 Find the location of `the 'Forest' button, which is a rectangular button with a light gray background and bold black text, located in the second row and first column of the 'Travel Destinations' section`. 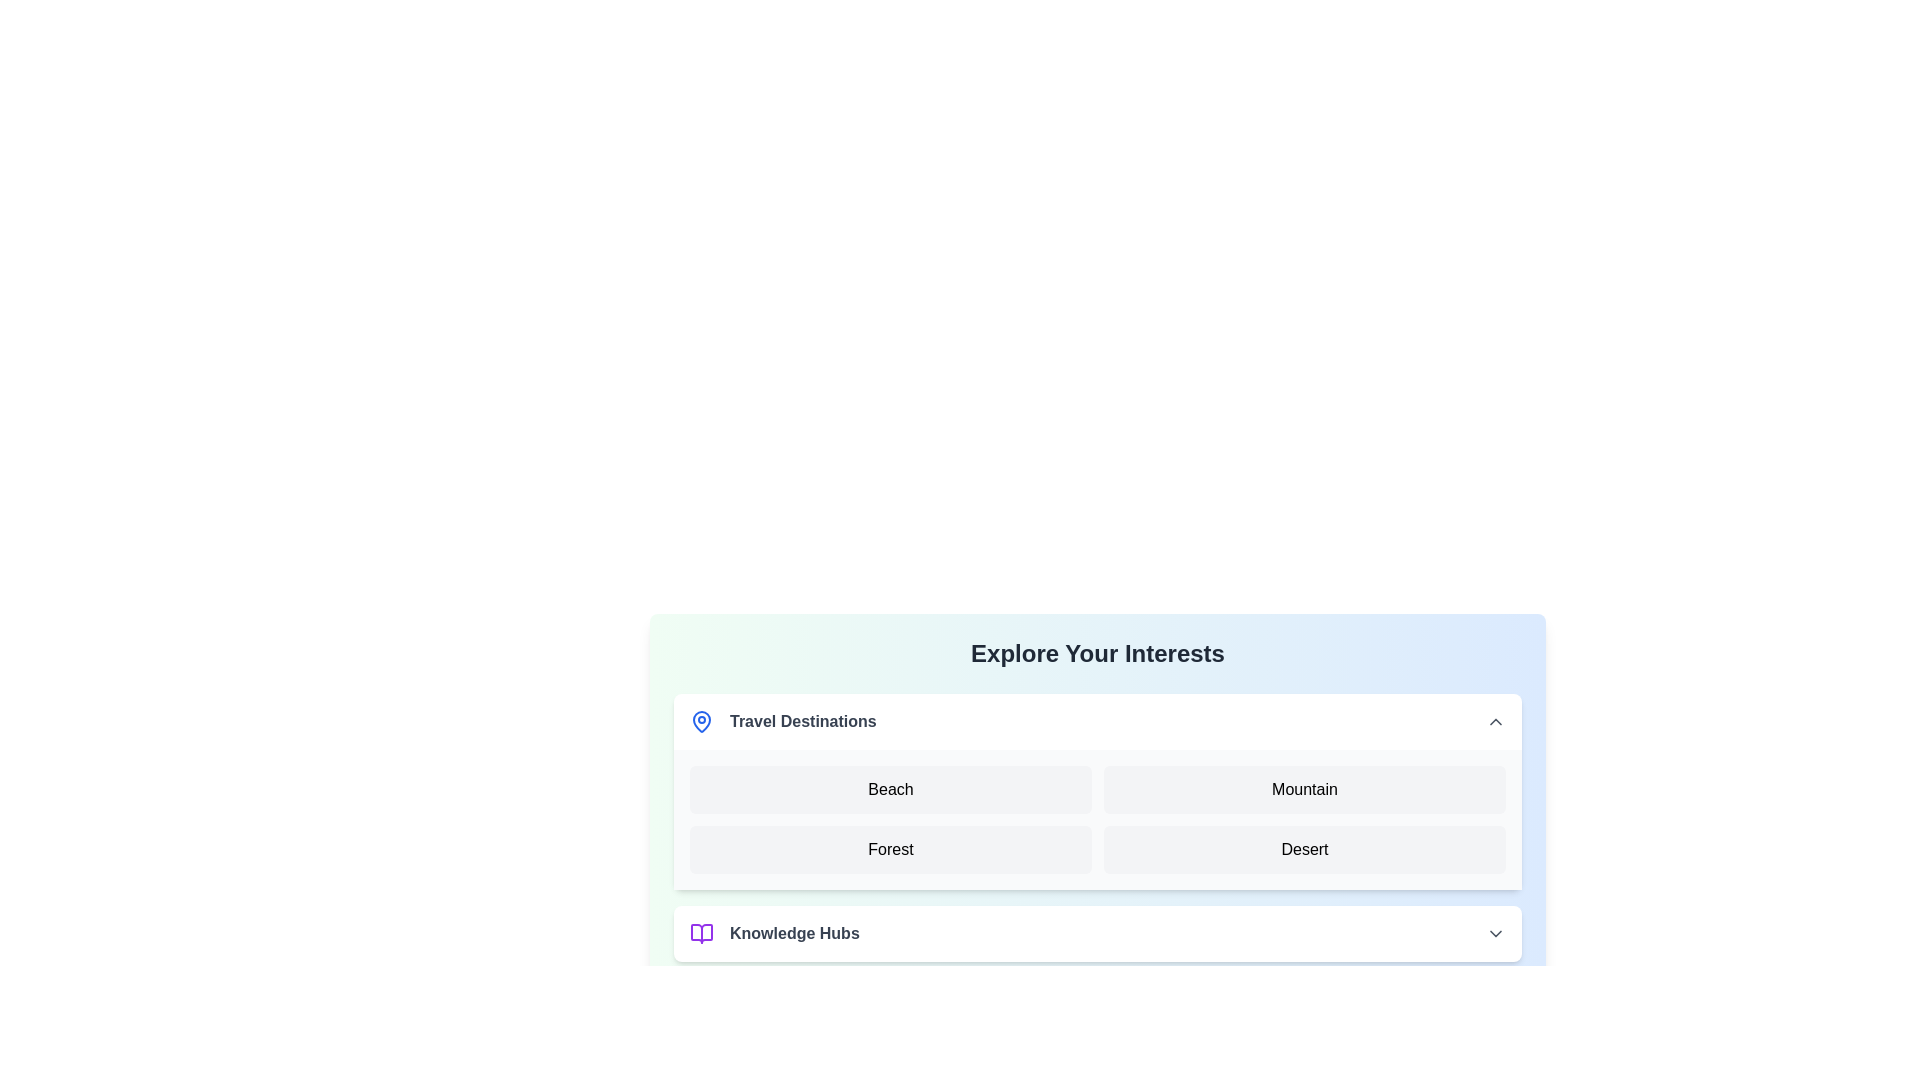

the 'Forest' button, which is a rectangular button with a light gray background and bold black text, located in the second row and first column of the 'Travel Destinations' section is located at coordinates (890, 849).